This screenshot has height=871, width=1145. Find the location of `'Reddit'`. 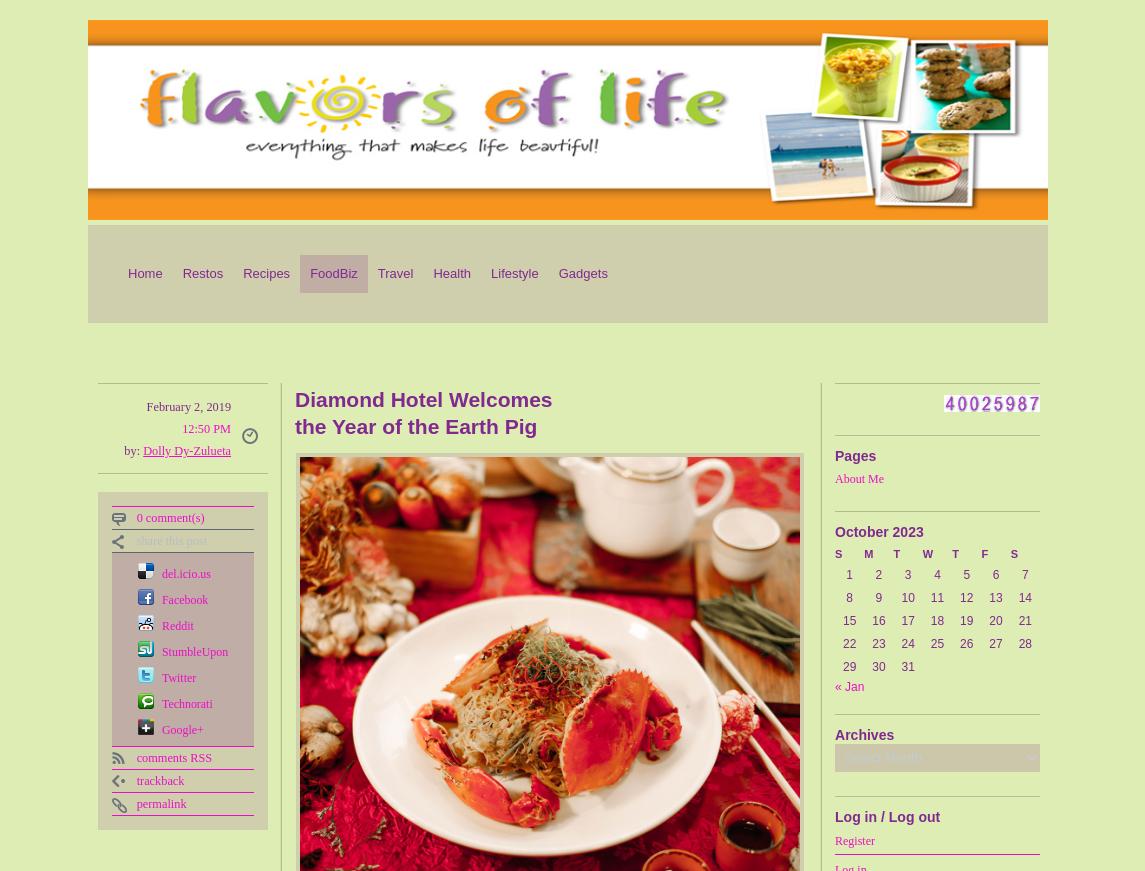

'Reddit' is located at coordinates (177, 624).